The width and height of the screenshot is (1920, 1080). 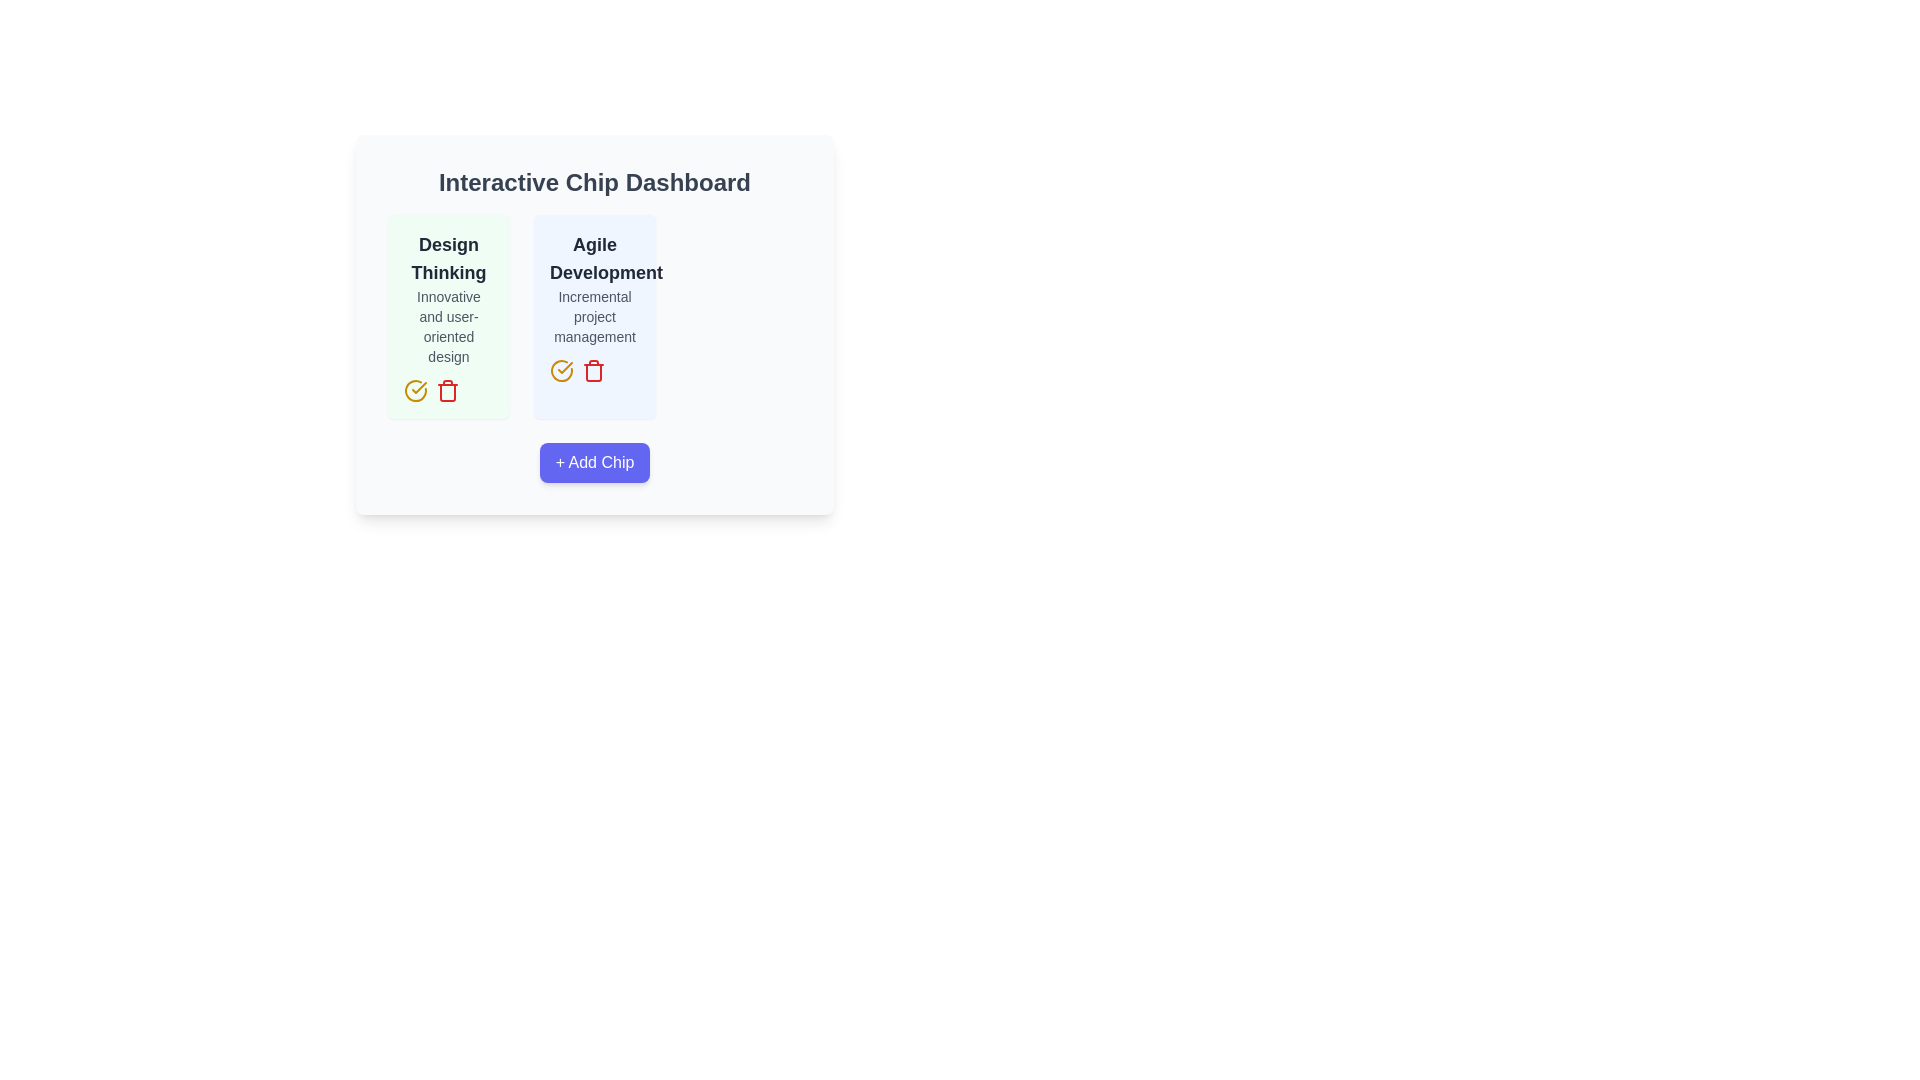 I want to click on the 'Design Thinking' card, so click(x=448, y=315).